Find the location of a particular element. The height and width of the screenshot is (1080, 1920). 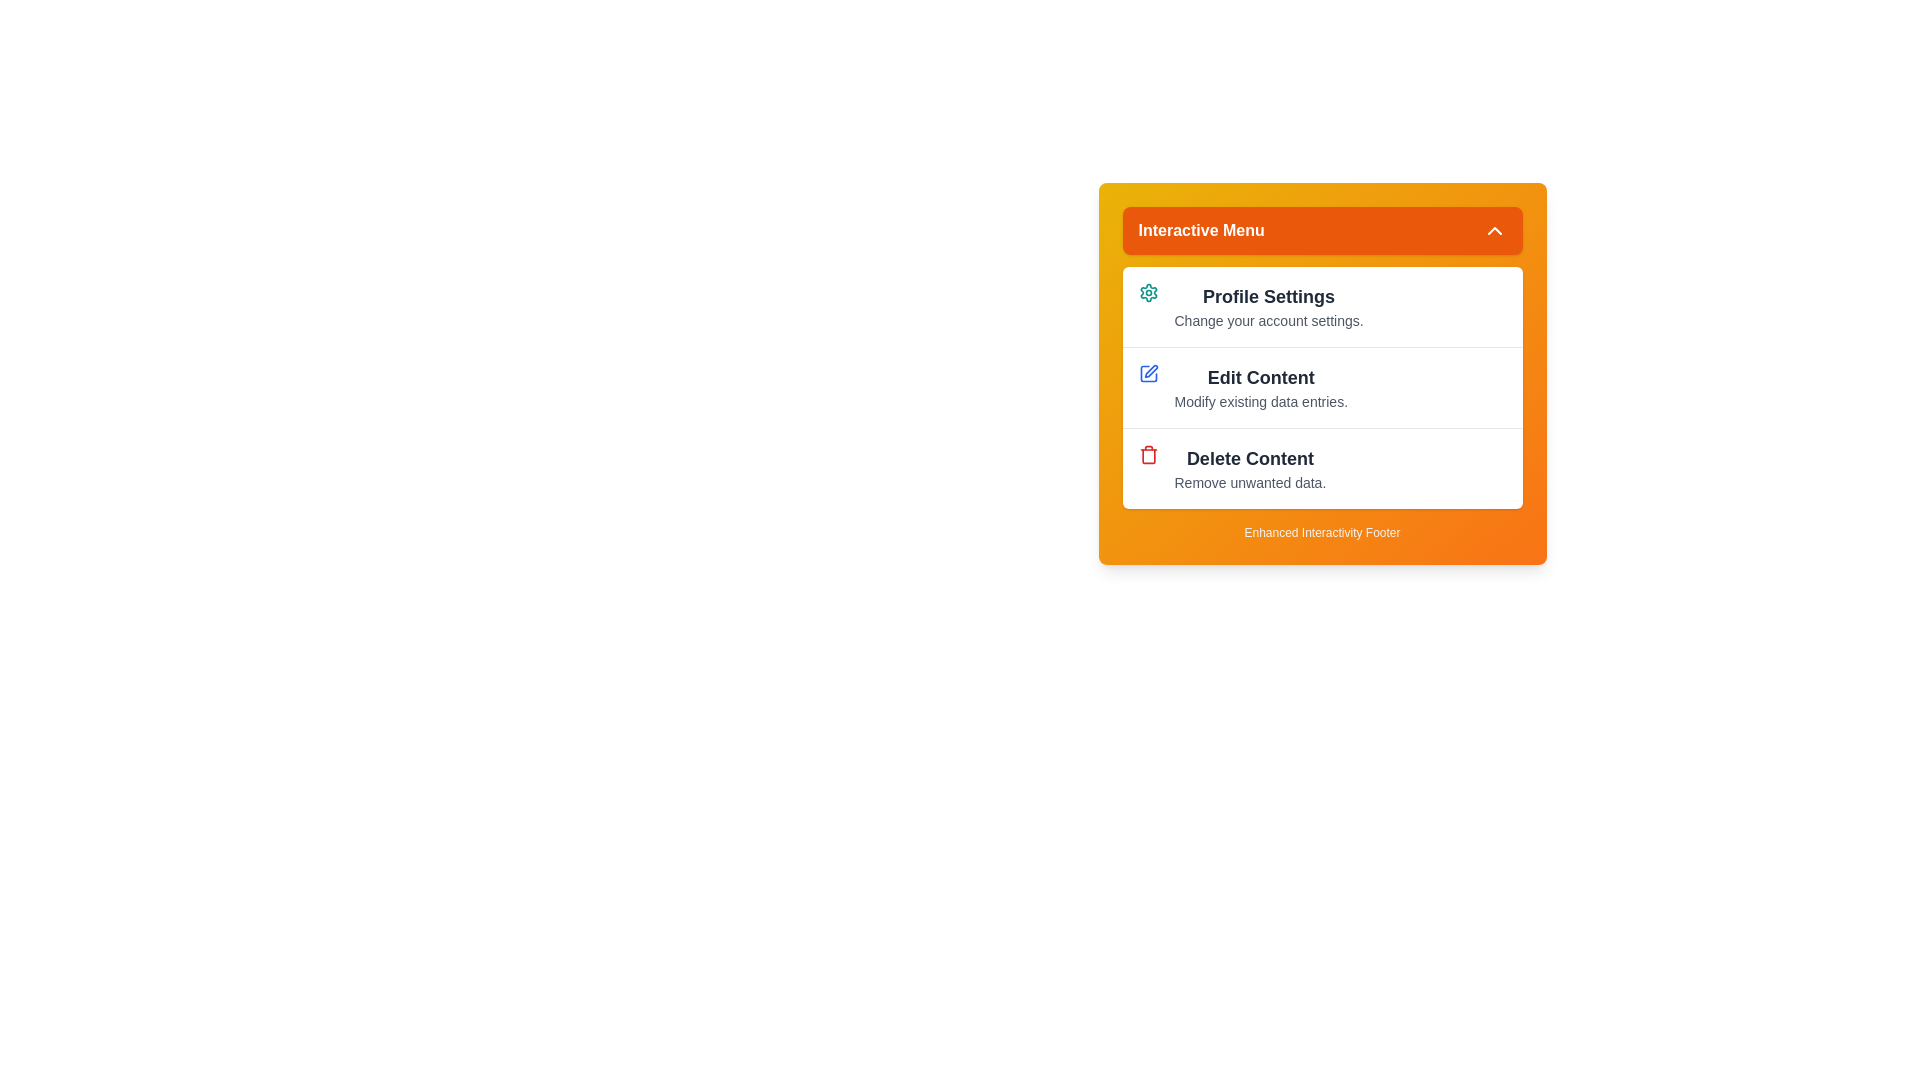

the menu item Delete Content to reveal its hover effect is located at coordinates (1249, 469).